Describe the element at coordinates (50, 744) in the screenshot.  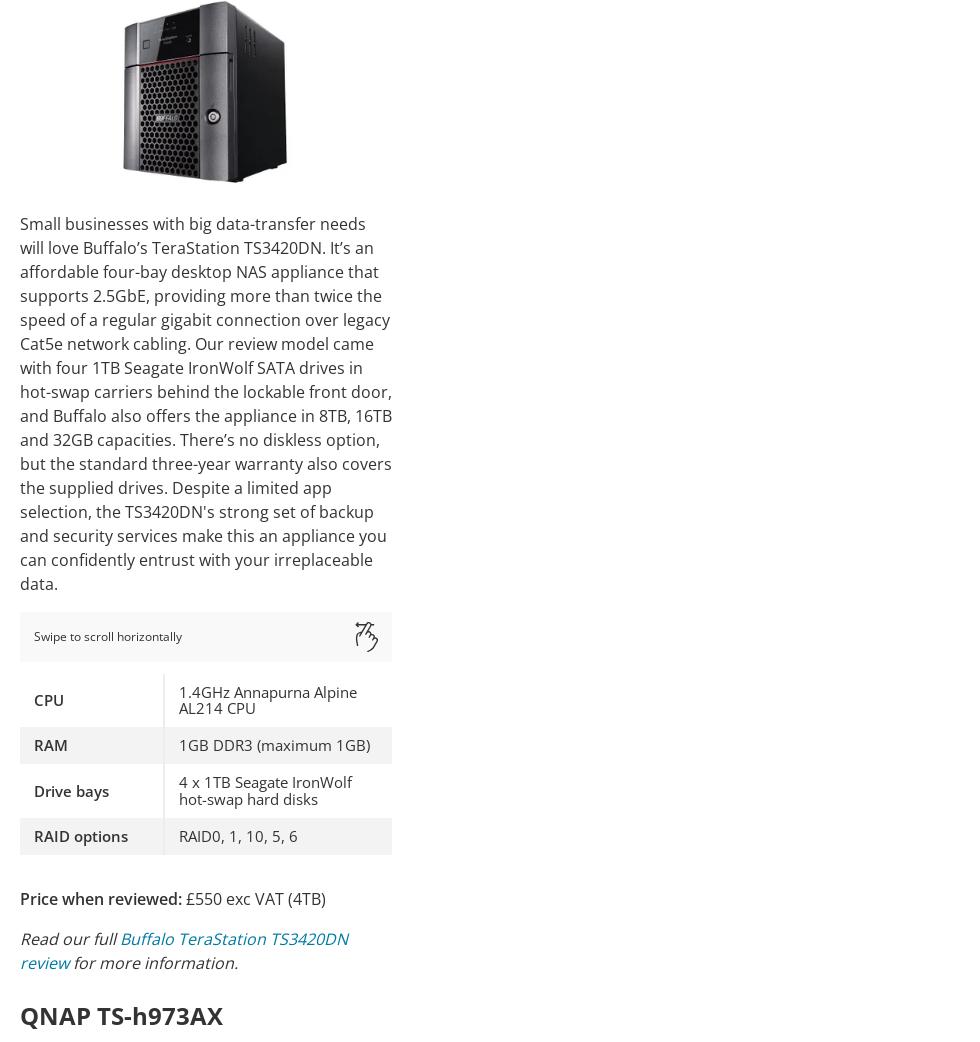
I see `'RAM'` at that location.